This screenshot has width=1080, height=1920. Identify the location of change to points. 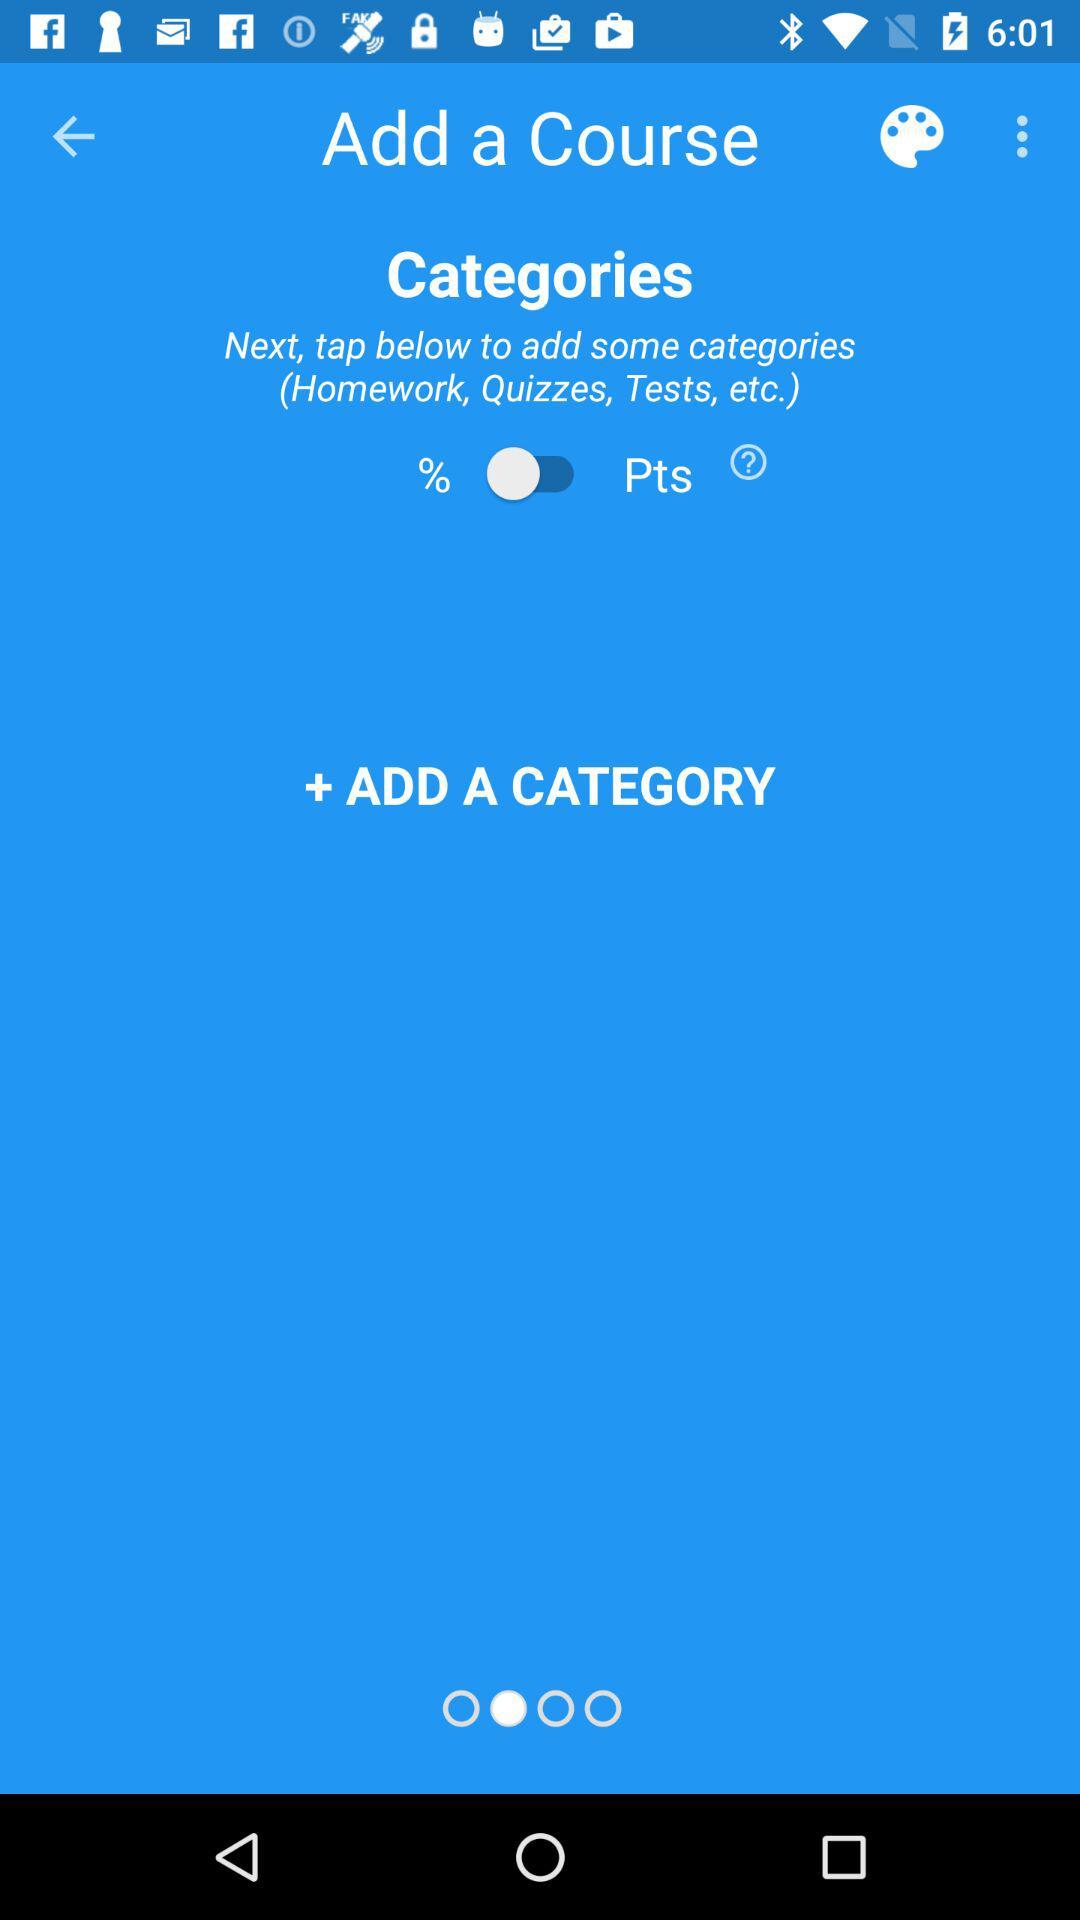
(540, 472).